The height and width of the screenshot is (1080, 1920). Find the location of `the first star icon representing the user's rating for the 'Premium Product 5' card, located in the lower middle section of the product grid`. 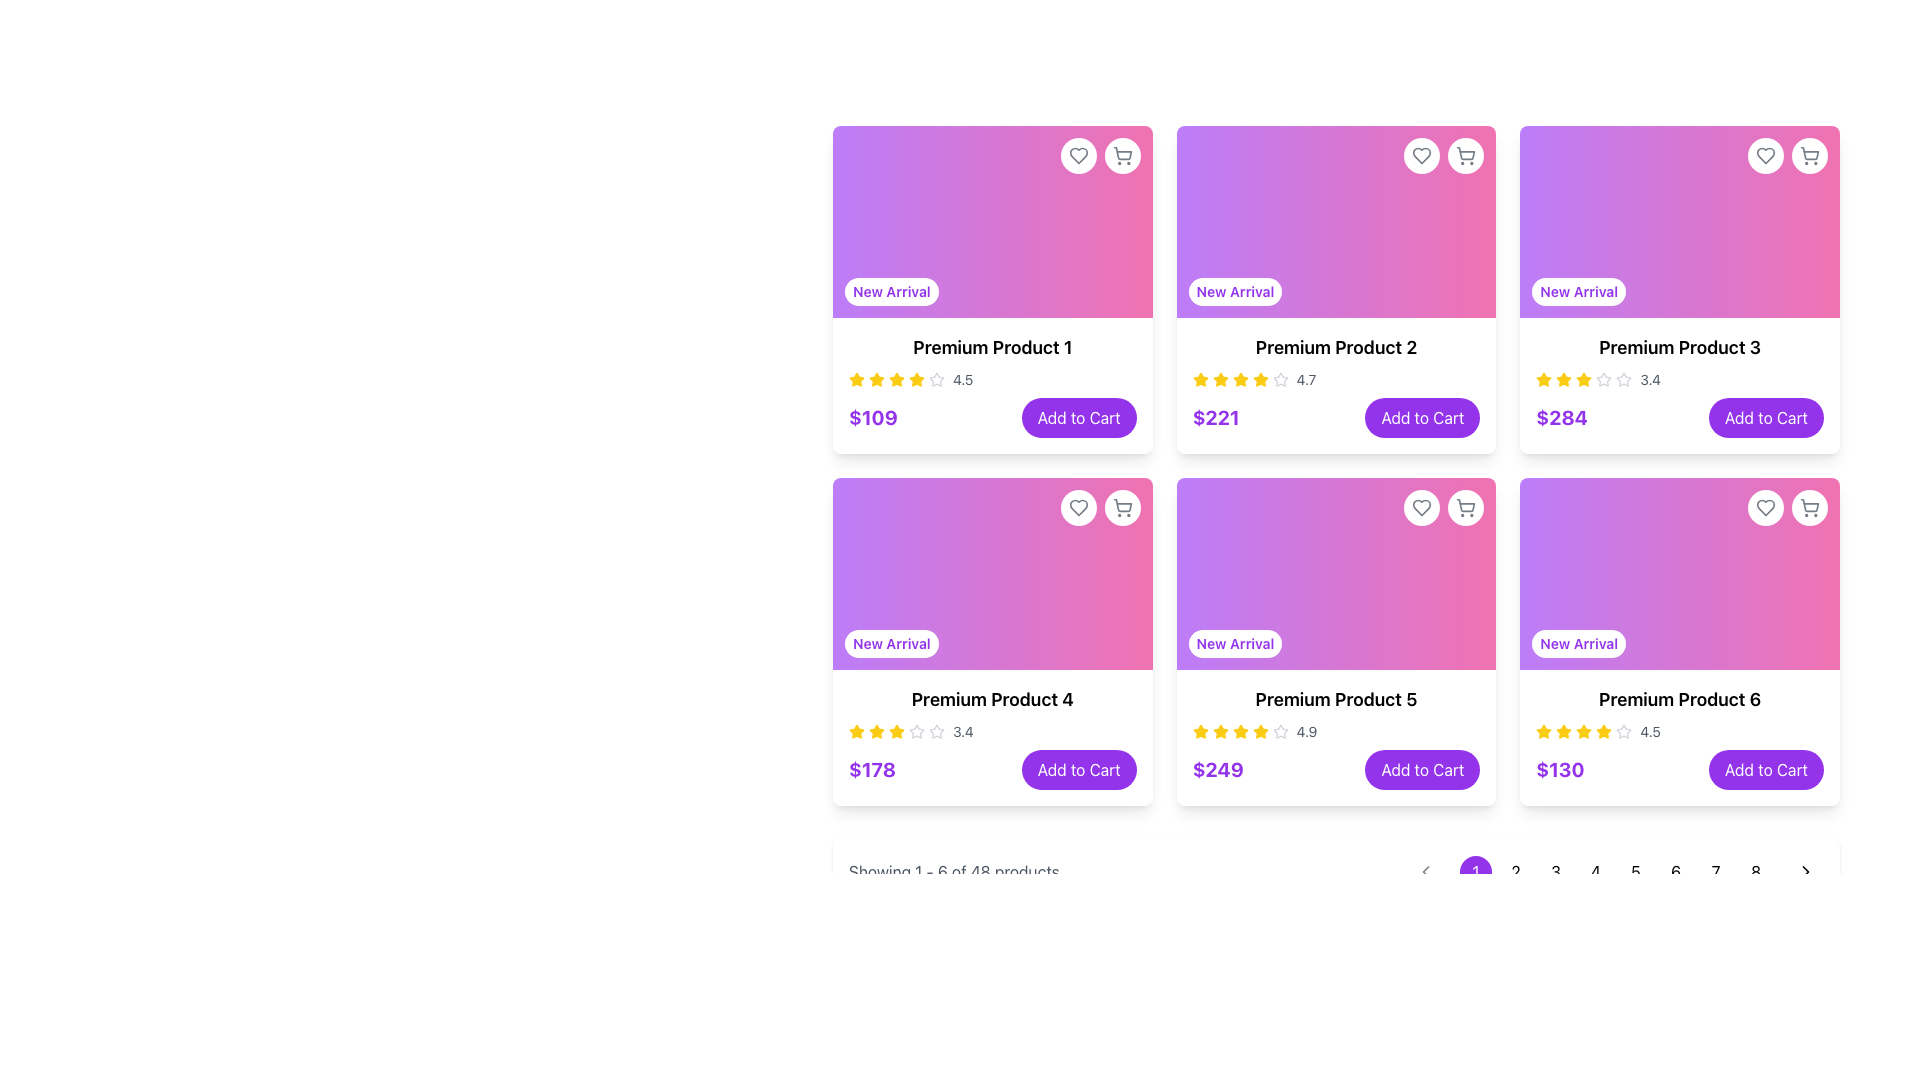

the first star icon representing the user's rating for the 'Premium Product 5' card, located in the lower middle section of the product grid is located at coordinates (1200, 732).